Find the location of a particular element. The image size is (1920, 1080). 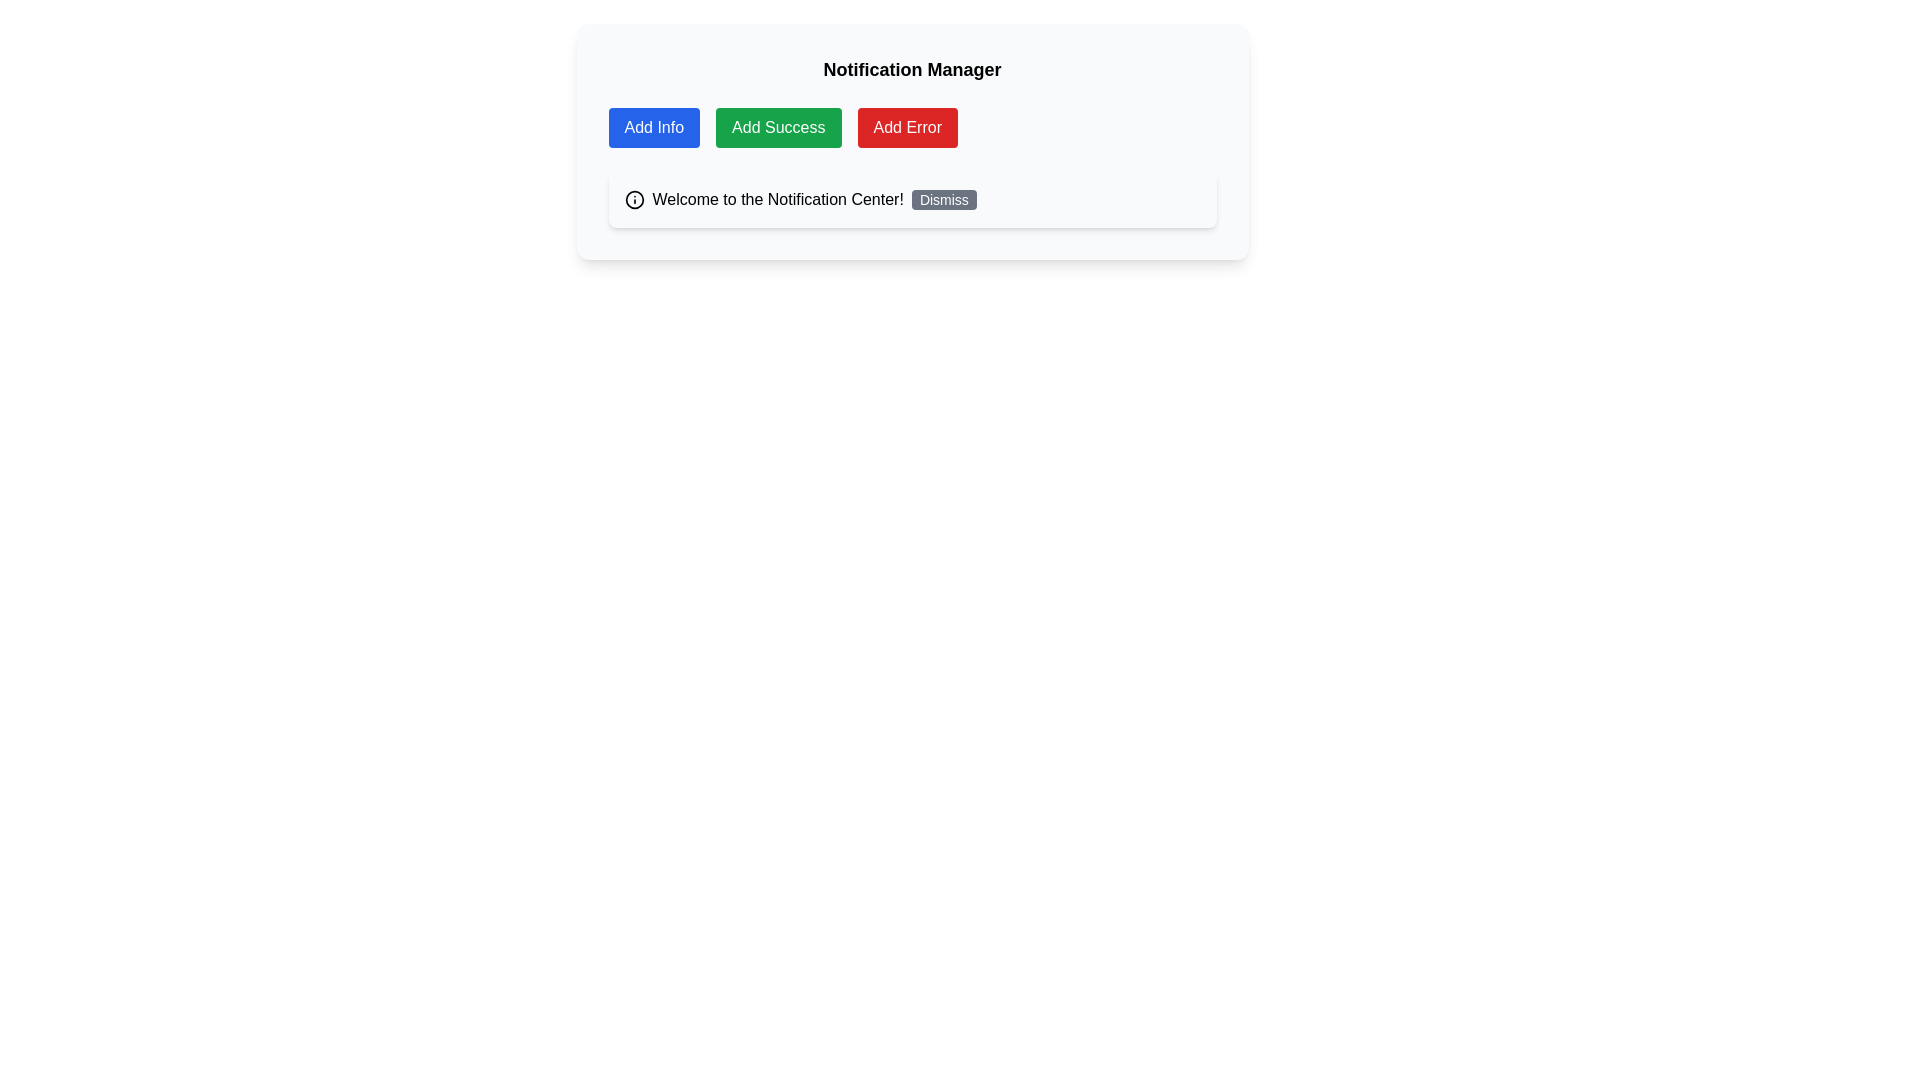

the rightmost button in a row of three buttons, which triggers an error-related action is located at coordinates (906, 127).